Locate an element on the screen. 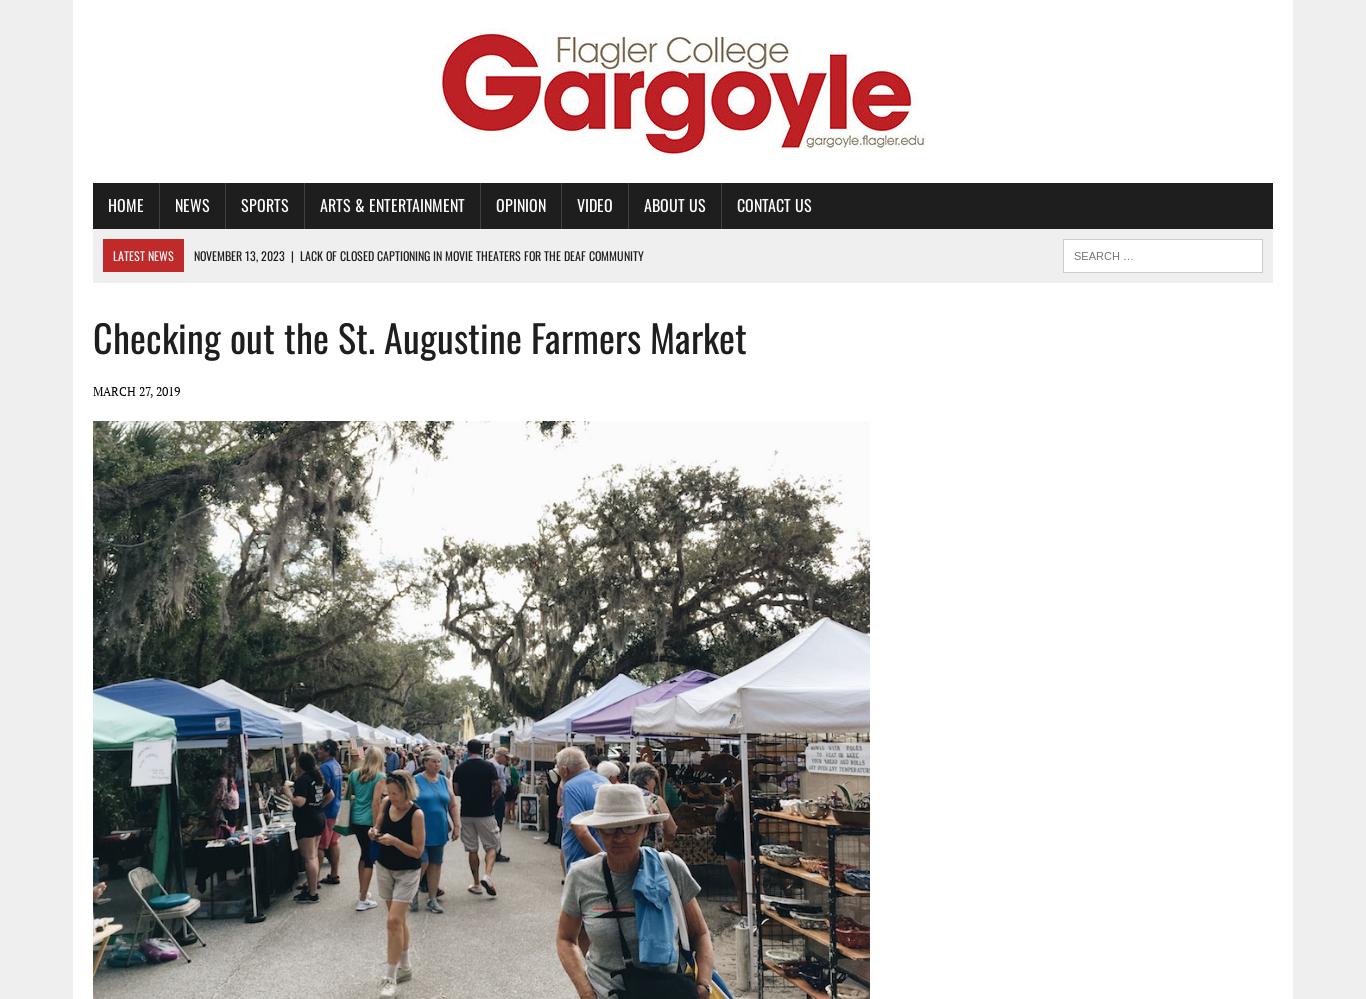 This screenshot has height=999, width=1366. 'Love and Light: Modern Relationships Built on Faith' is located at coordinates (347, 319).